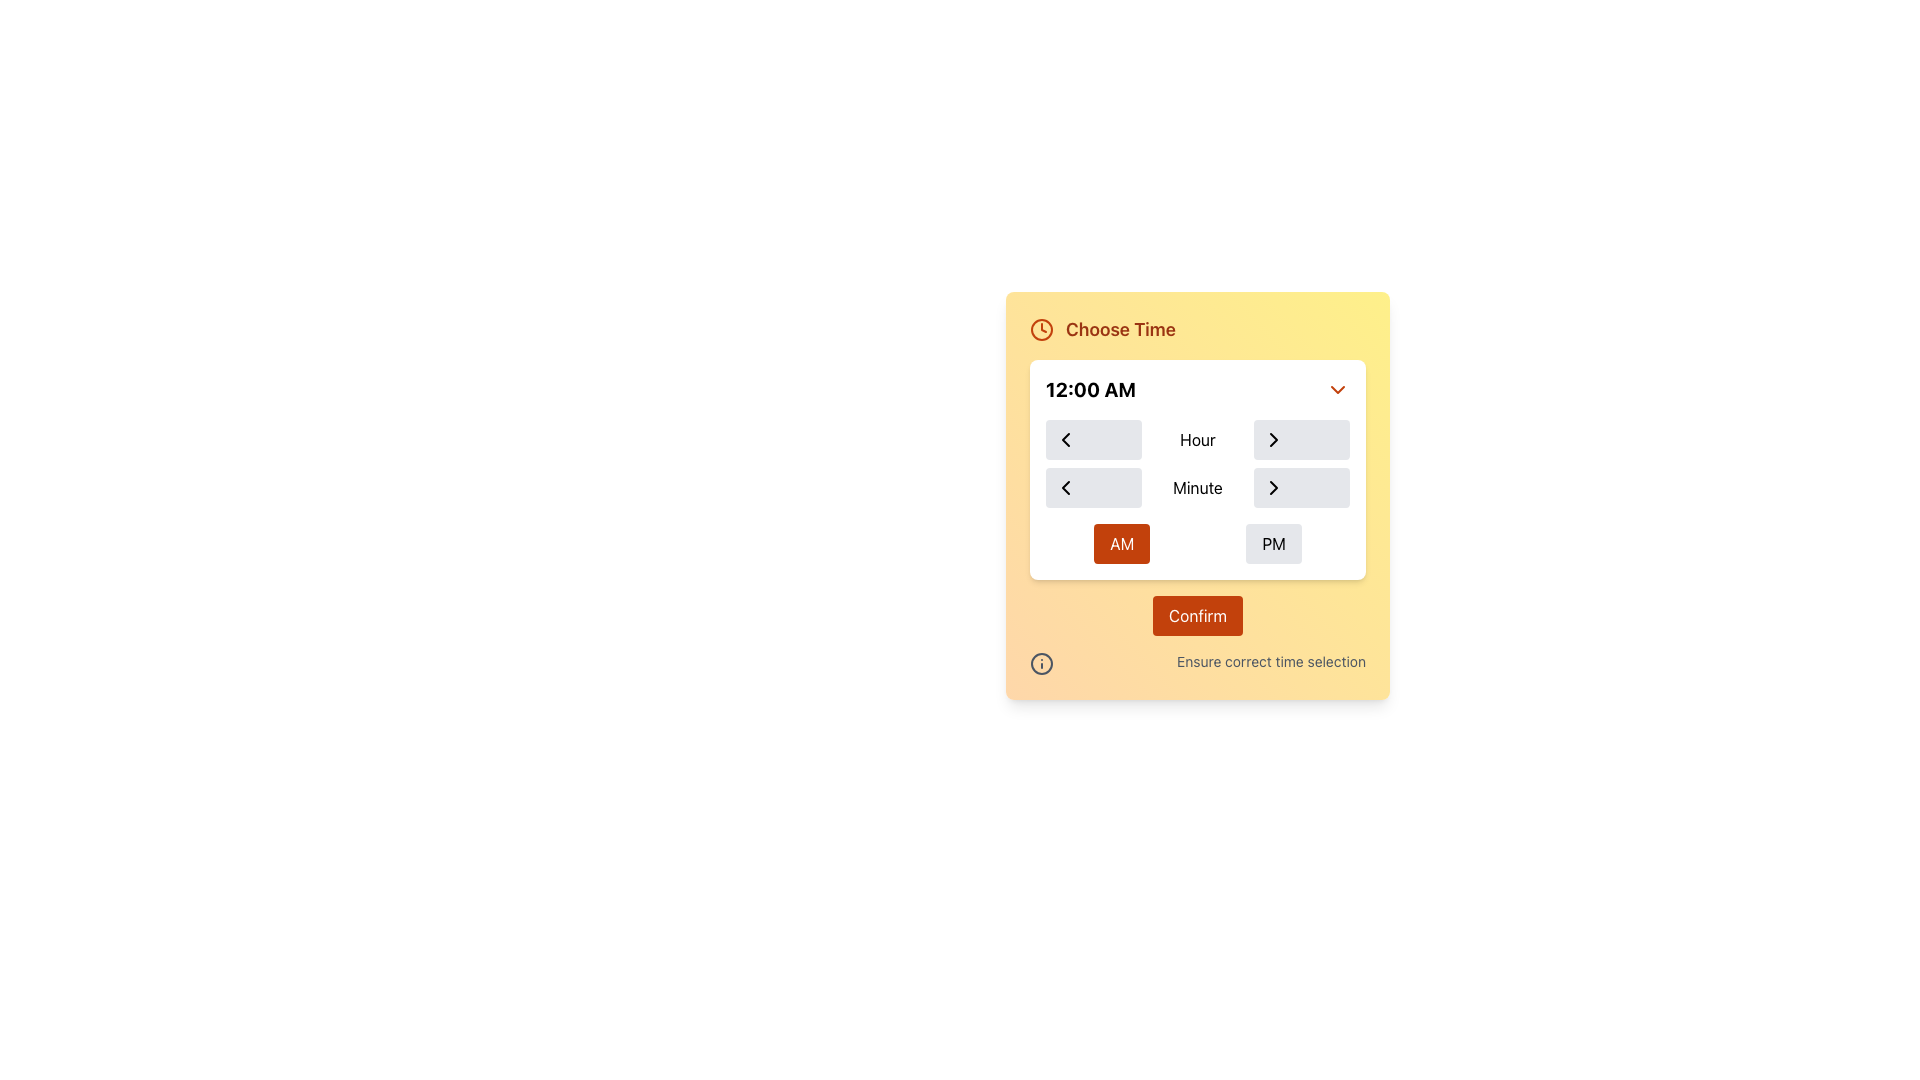  What do you see at coordinates (1301, 488) in the screenshot?
I see `the button located in the 'Minute' row of the time selection interface to increment the minutes value` at bounding box center [1301, 488].